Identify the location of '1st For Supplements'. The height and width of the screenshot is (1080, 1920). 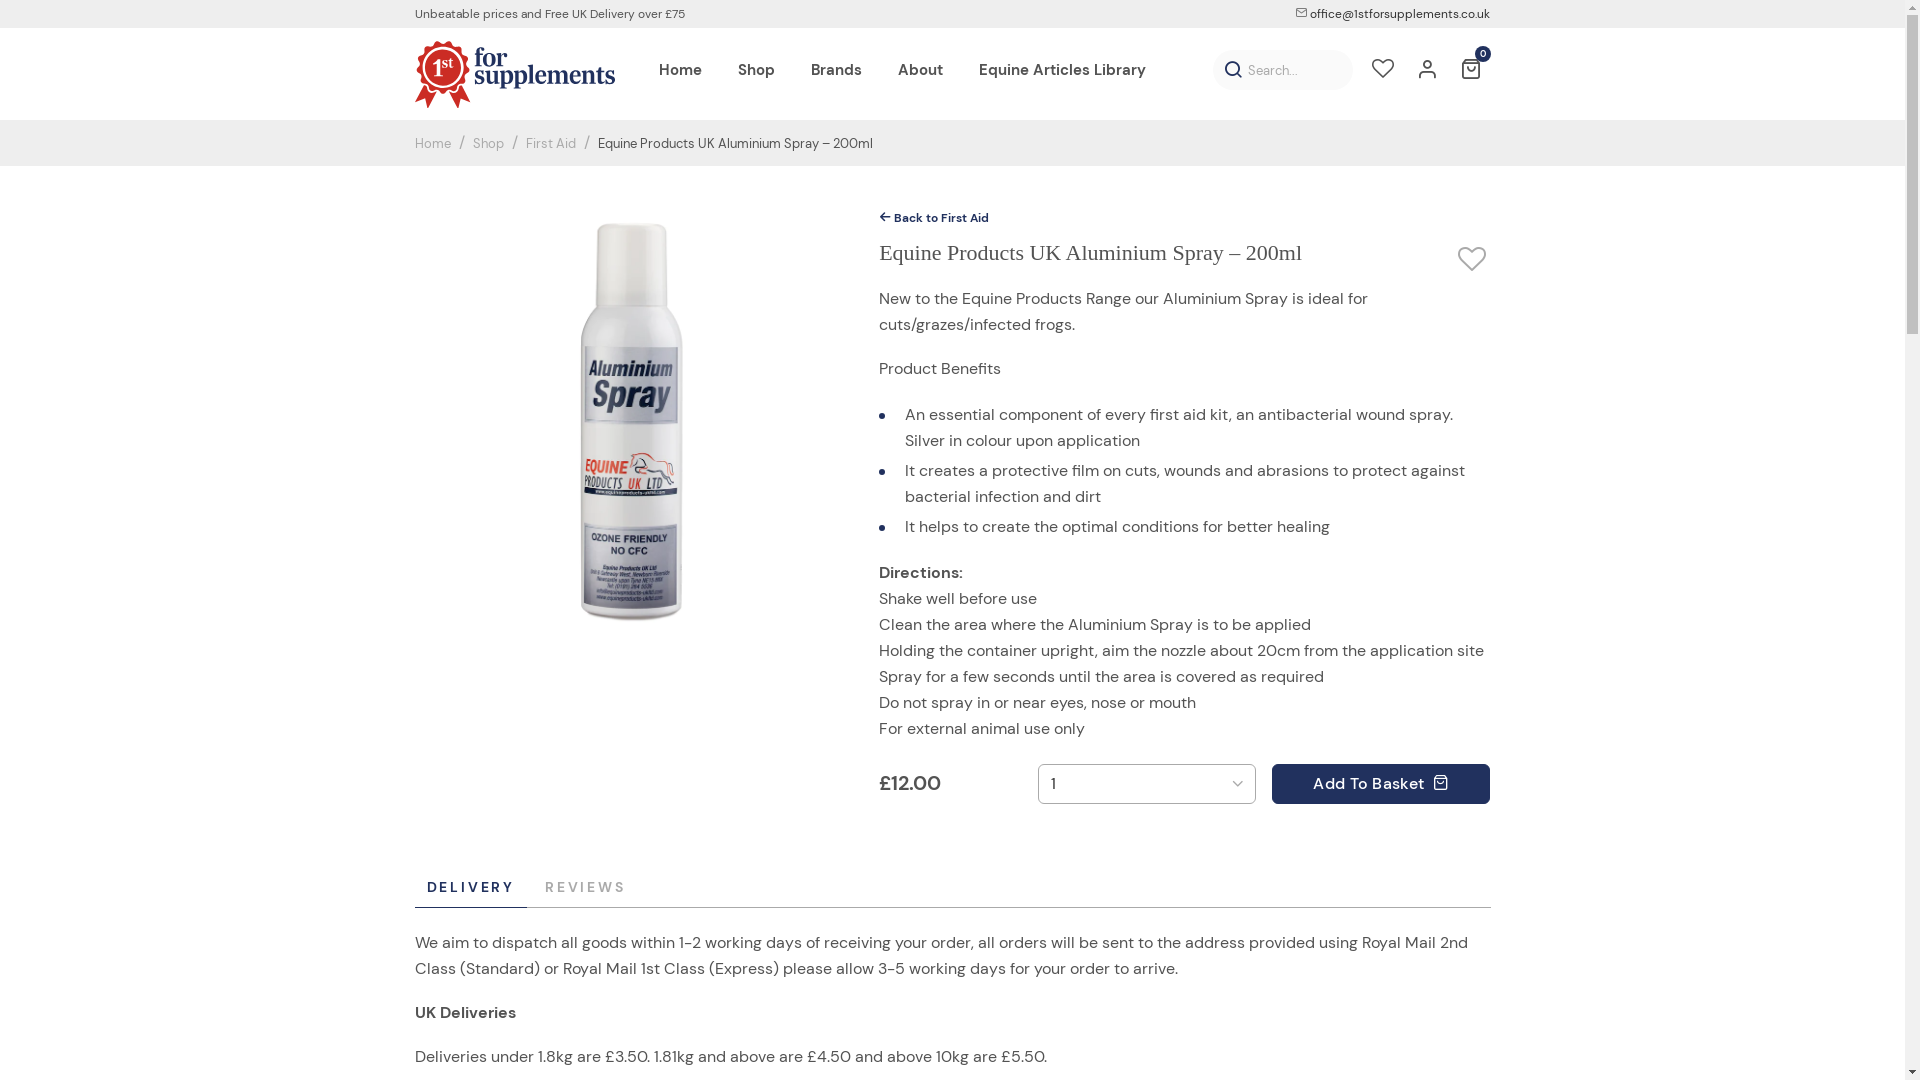
(412, 72).